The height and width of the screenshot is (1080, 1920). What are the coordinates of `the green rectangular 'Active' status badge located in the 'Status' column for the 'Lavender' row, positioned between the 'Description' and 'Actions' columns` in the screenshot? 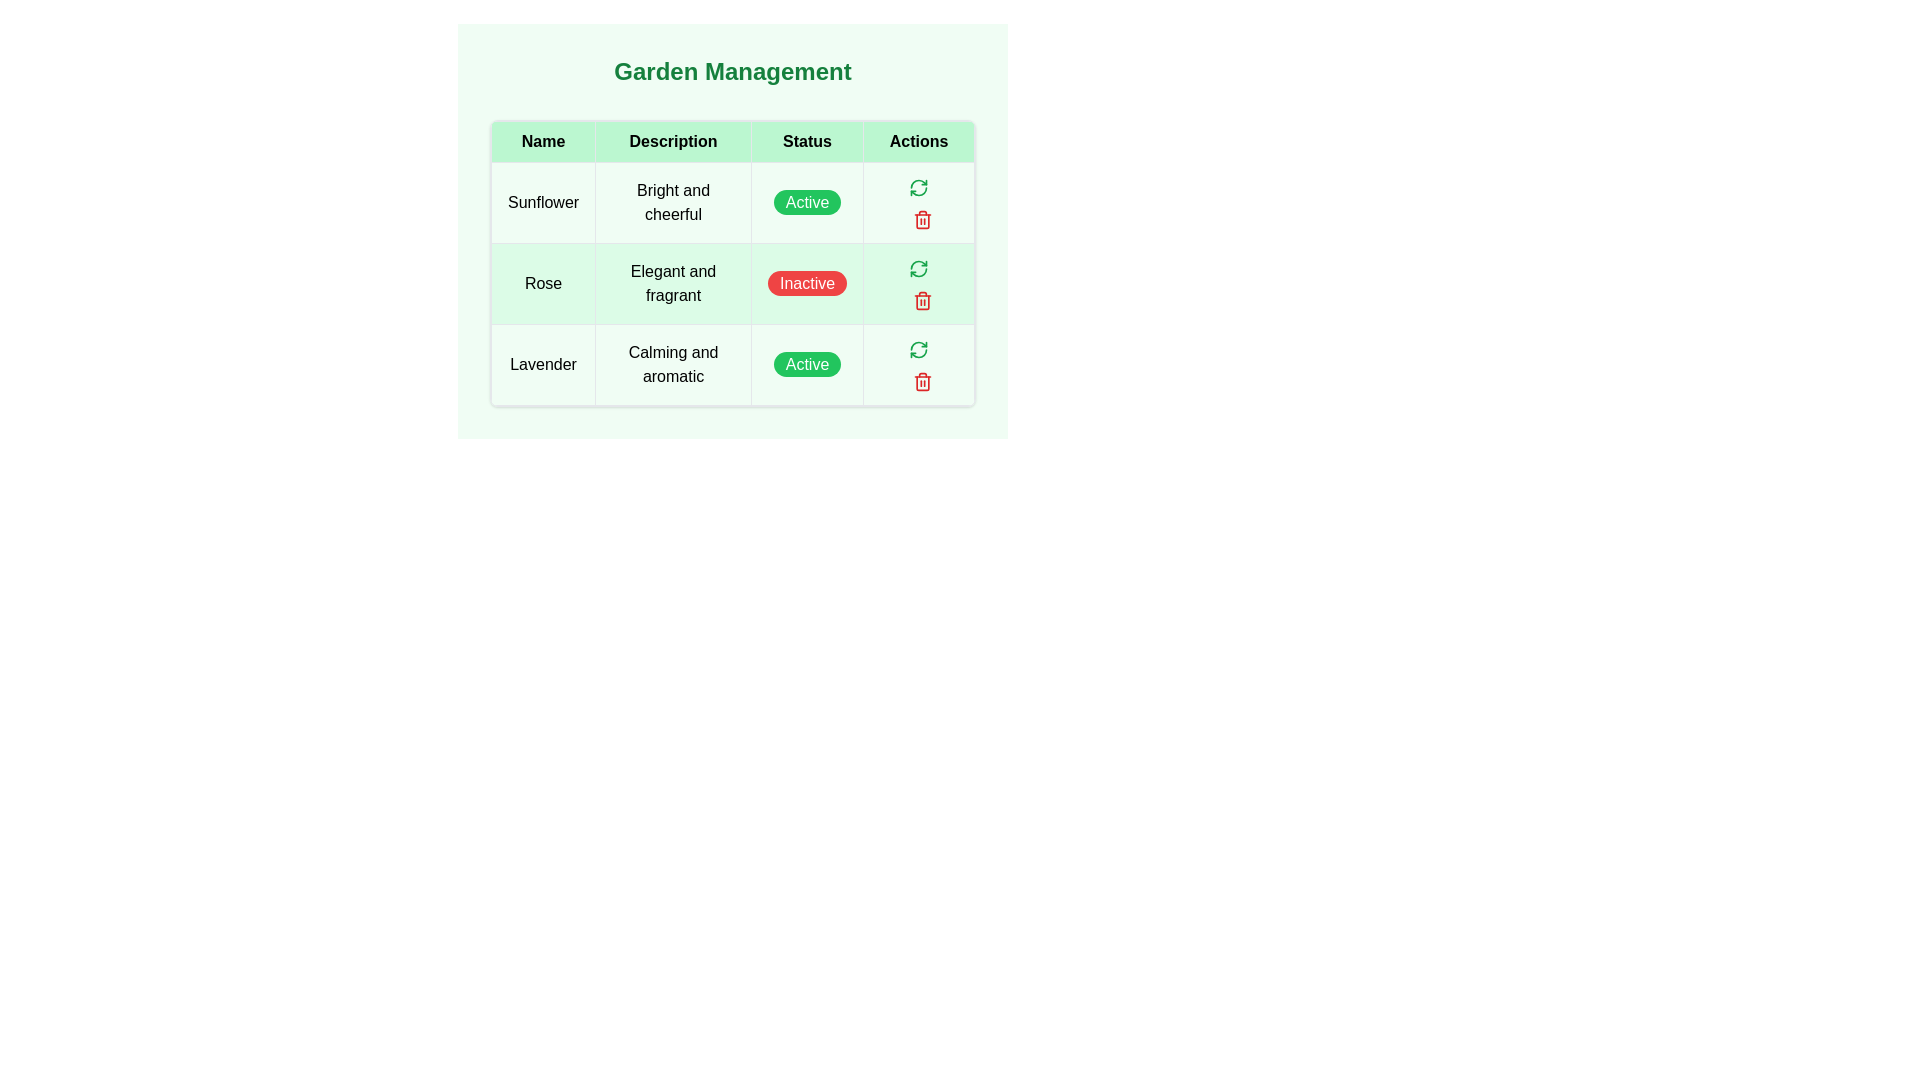 It's located at (807, 365).